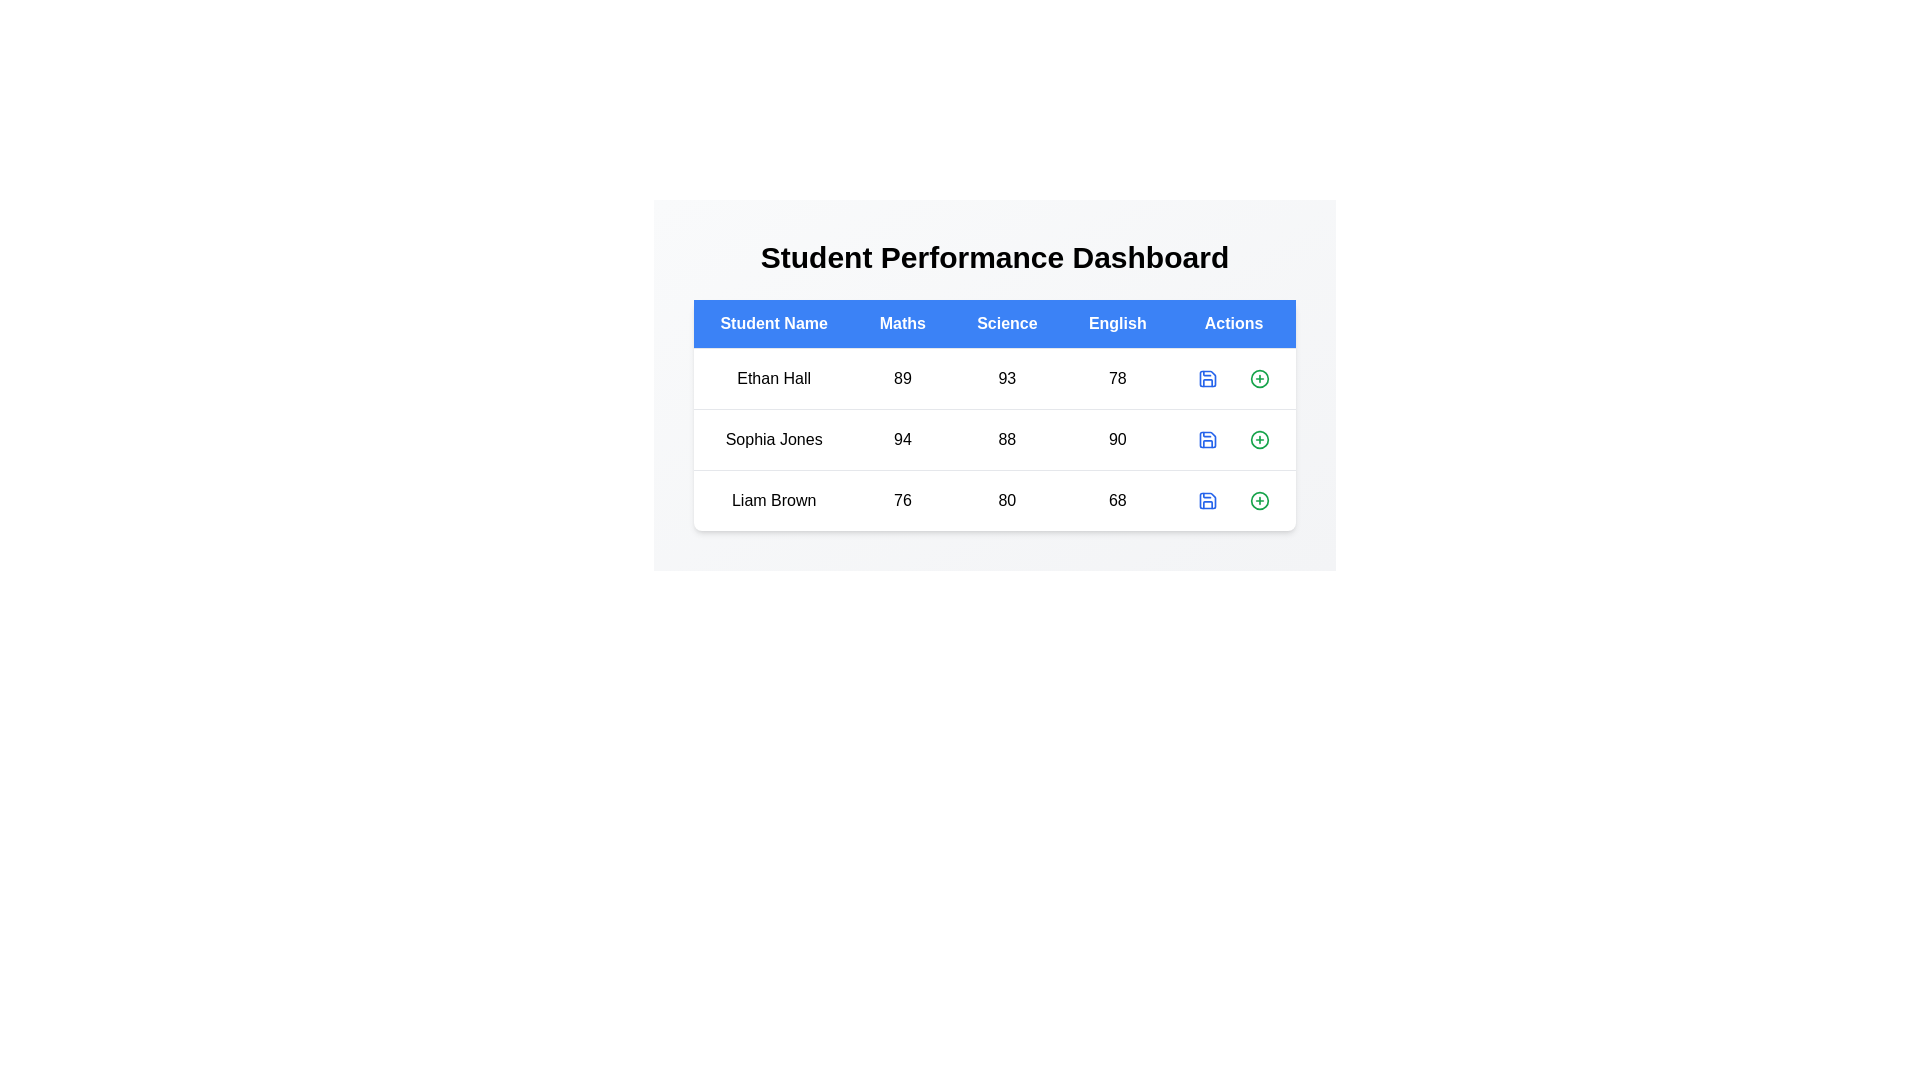 Image resolution: width=1920 pixels, height=1080 pixels. What do you see at coordinates (1207, 378) in the screenshot?
I see `'Save' button for the student identified by Ethan Hall` at bounding box center [1207, 378].